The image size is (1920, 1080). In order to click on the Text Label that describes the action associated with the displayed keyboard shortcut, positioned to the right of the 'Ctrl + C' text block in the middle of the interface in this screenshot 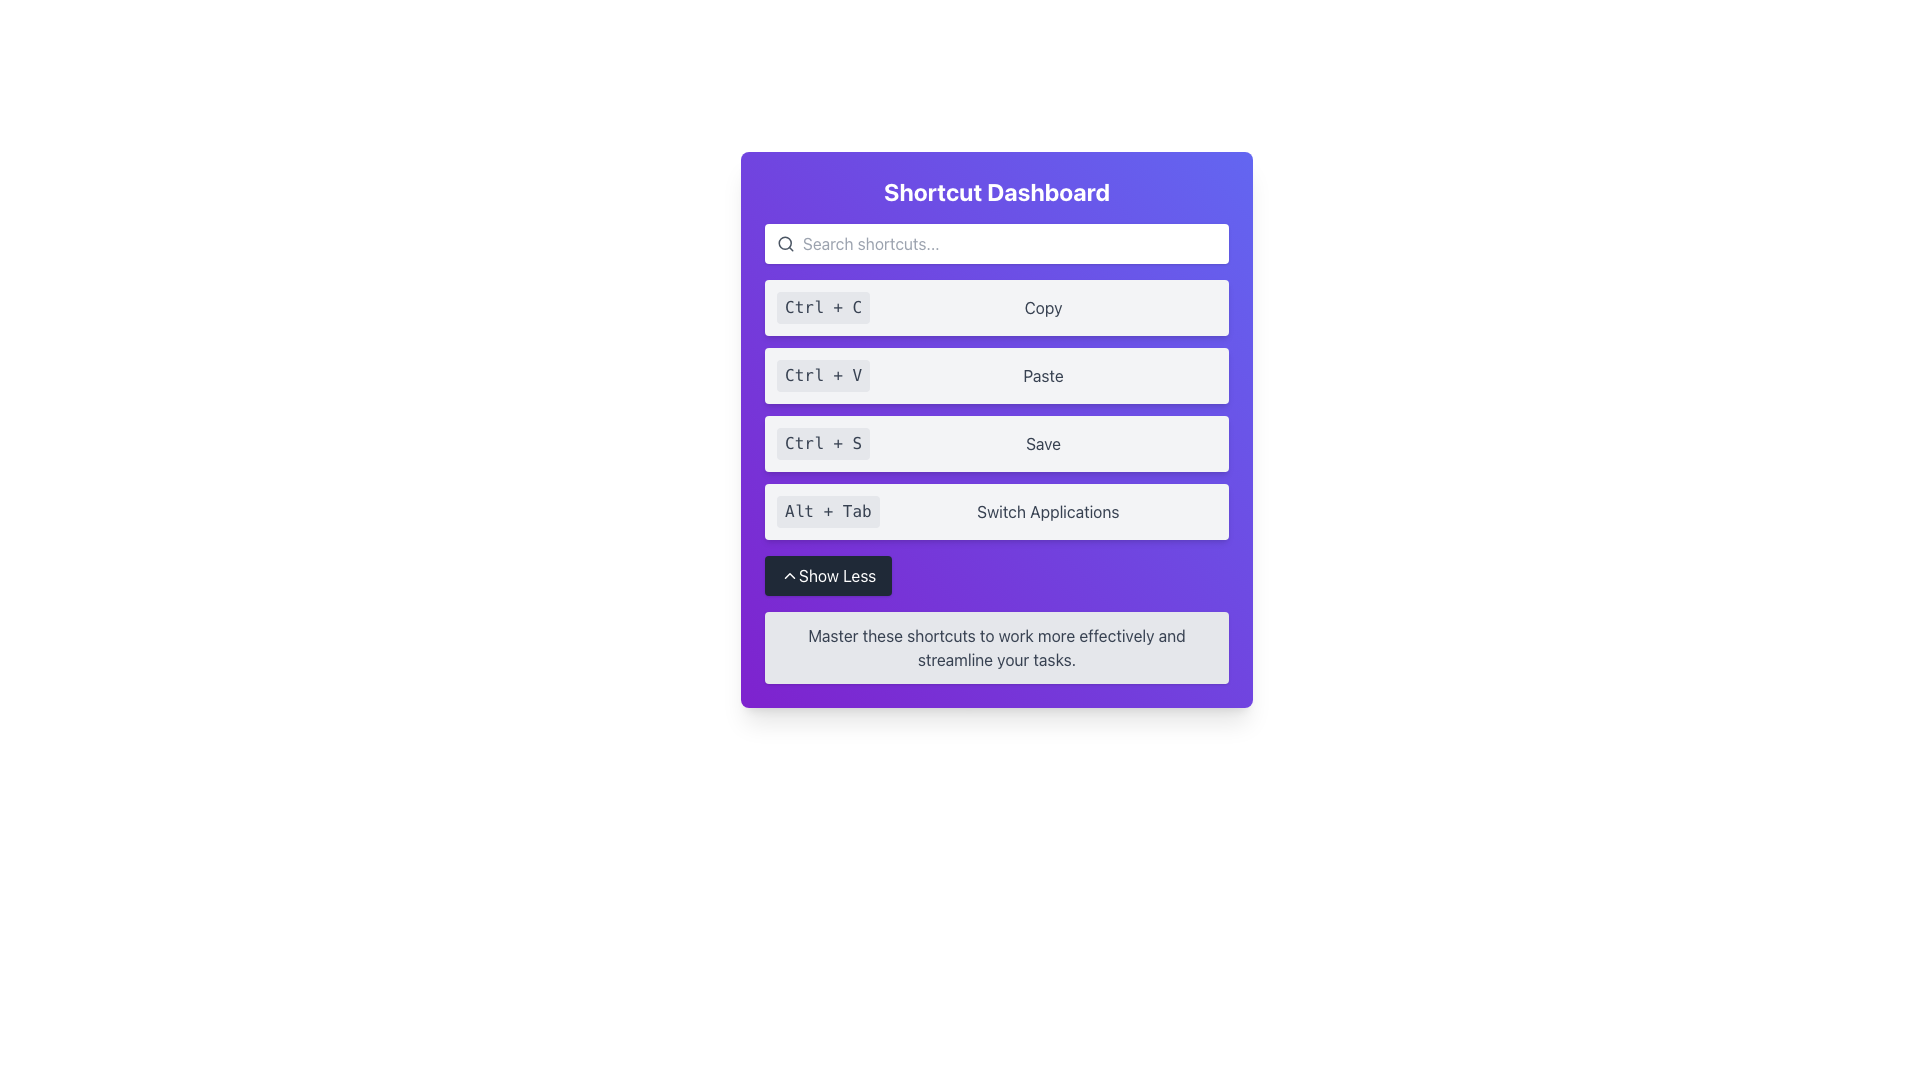, I will do `click(1042, 308)`.